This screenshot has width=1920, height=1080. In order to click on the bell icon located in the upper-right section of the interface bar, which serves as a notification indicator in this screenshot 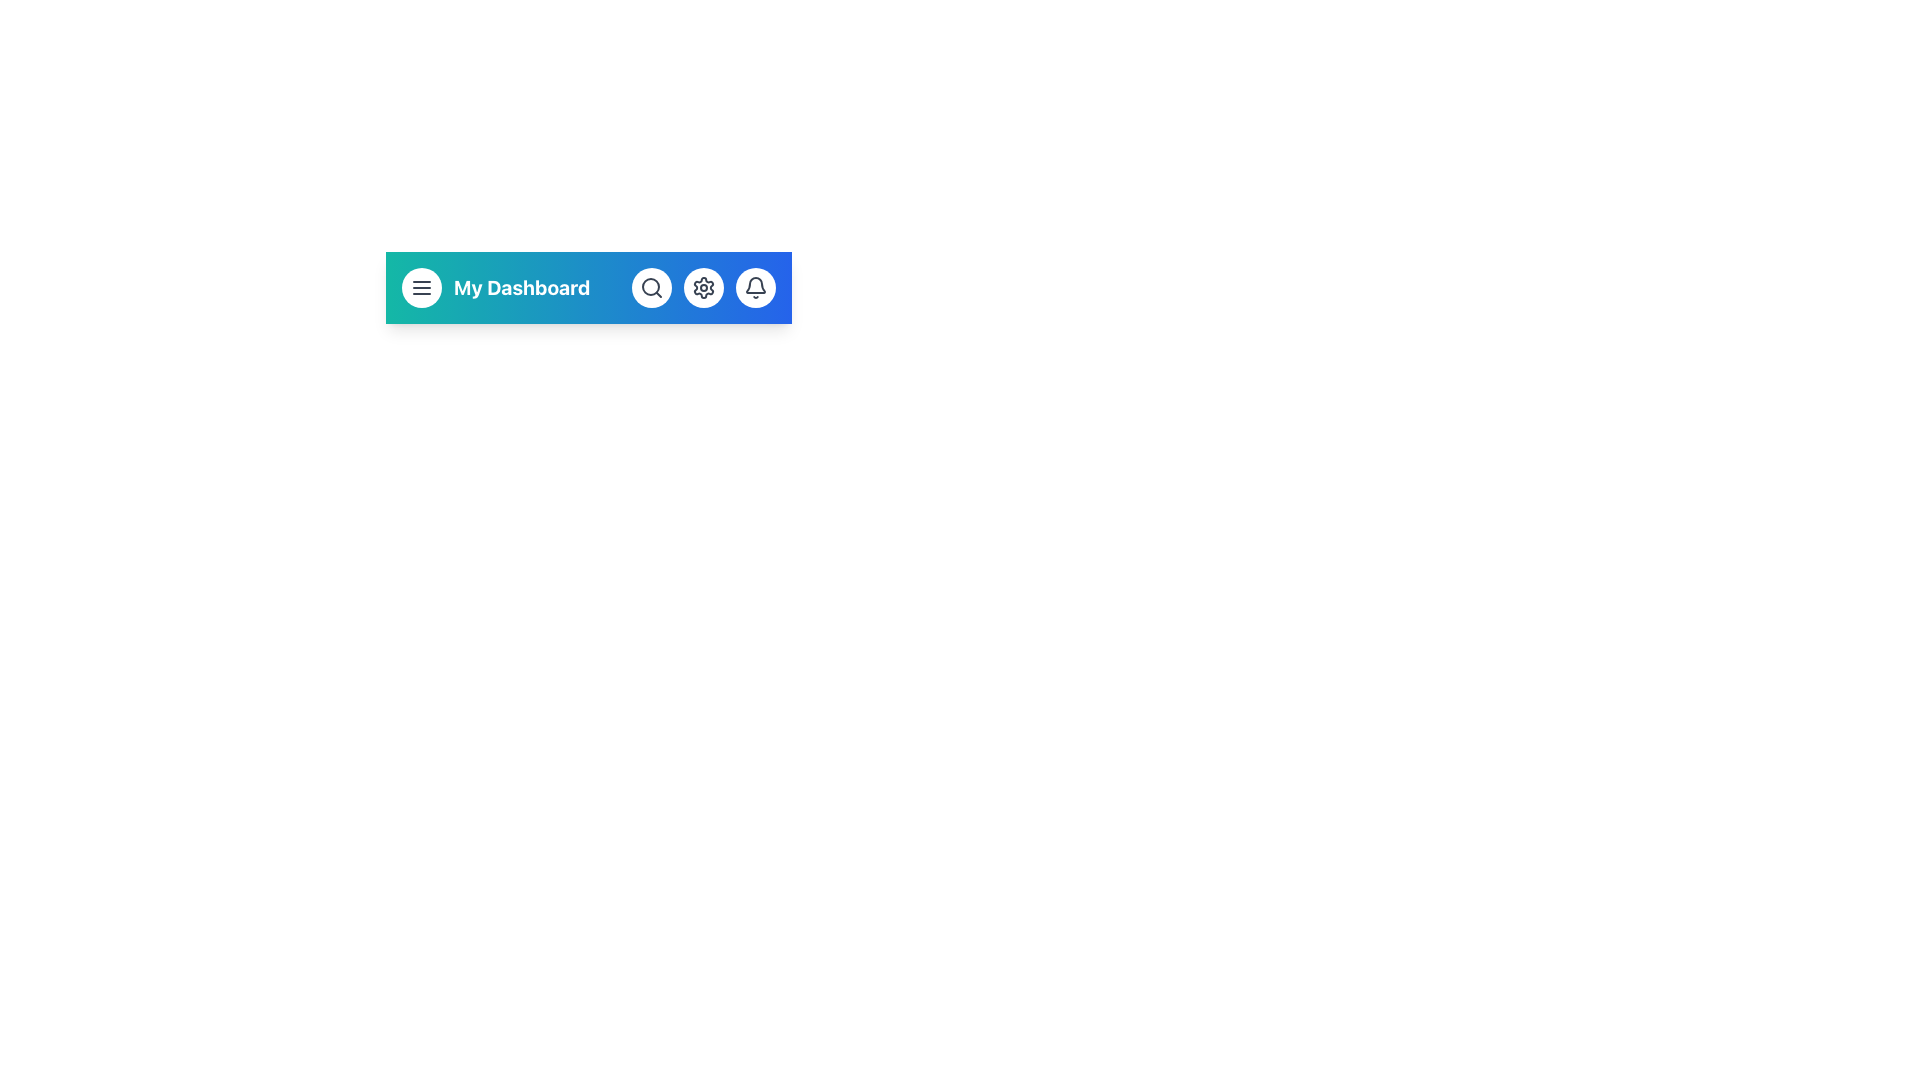, I will do `click(754, 288)`.